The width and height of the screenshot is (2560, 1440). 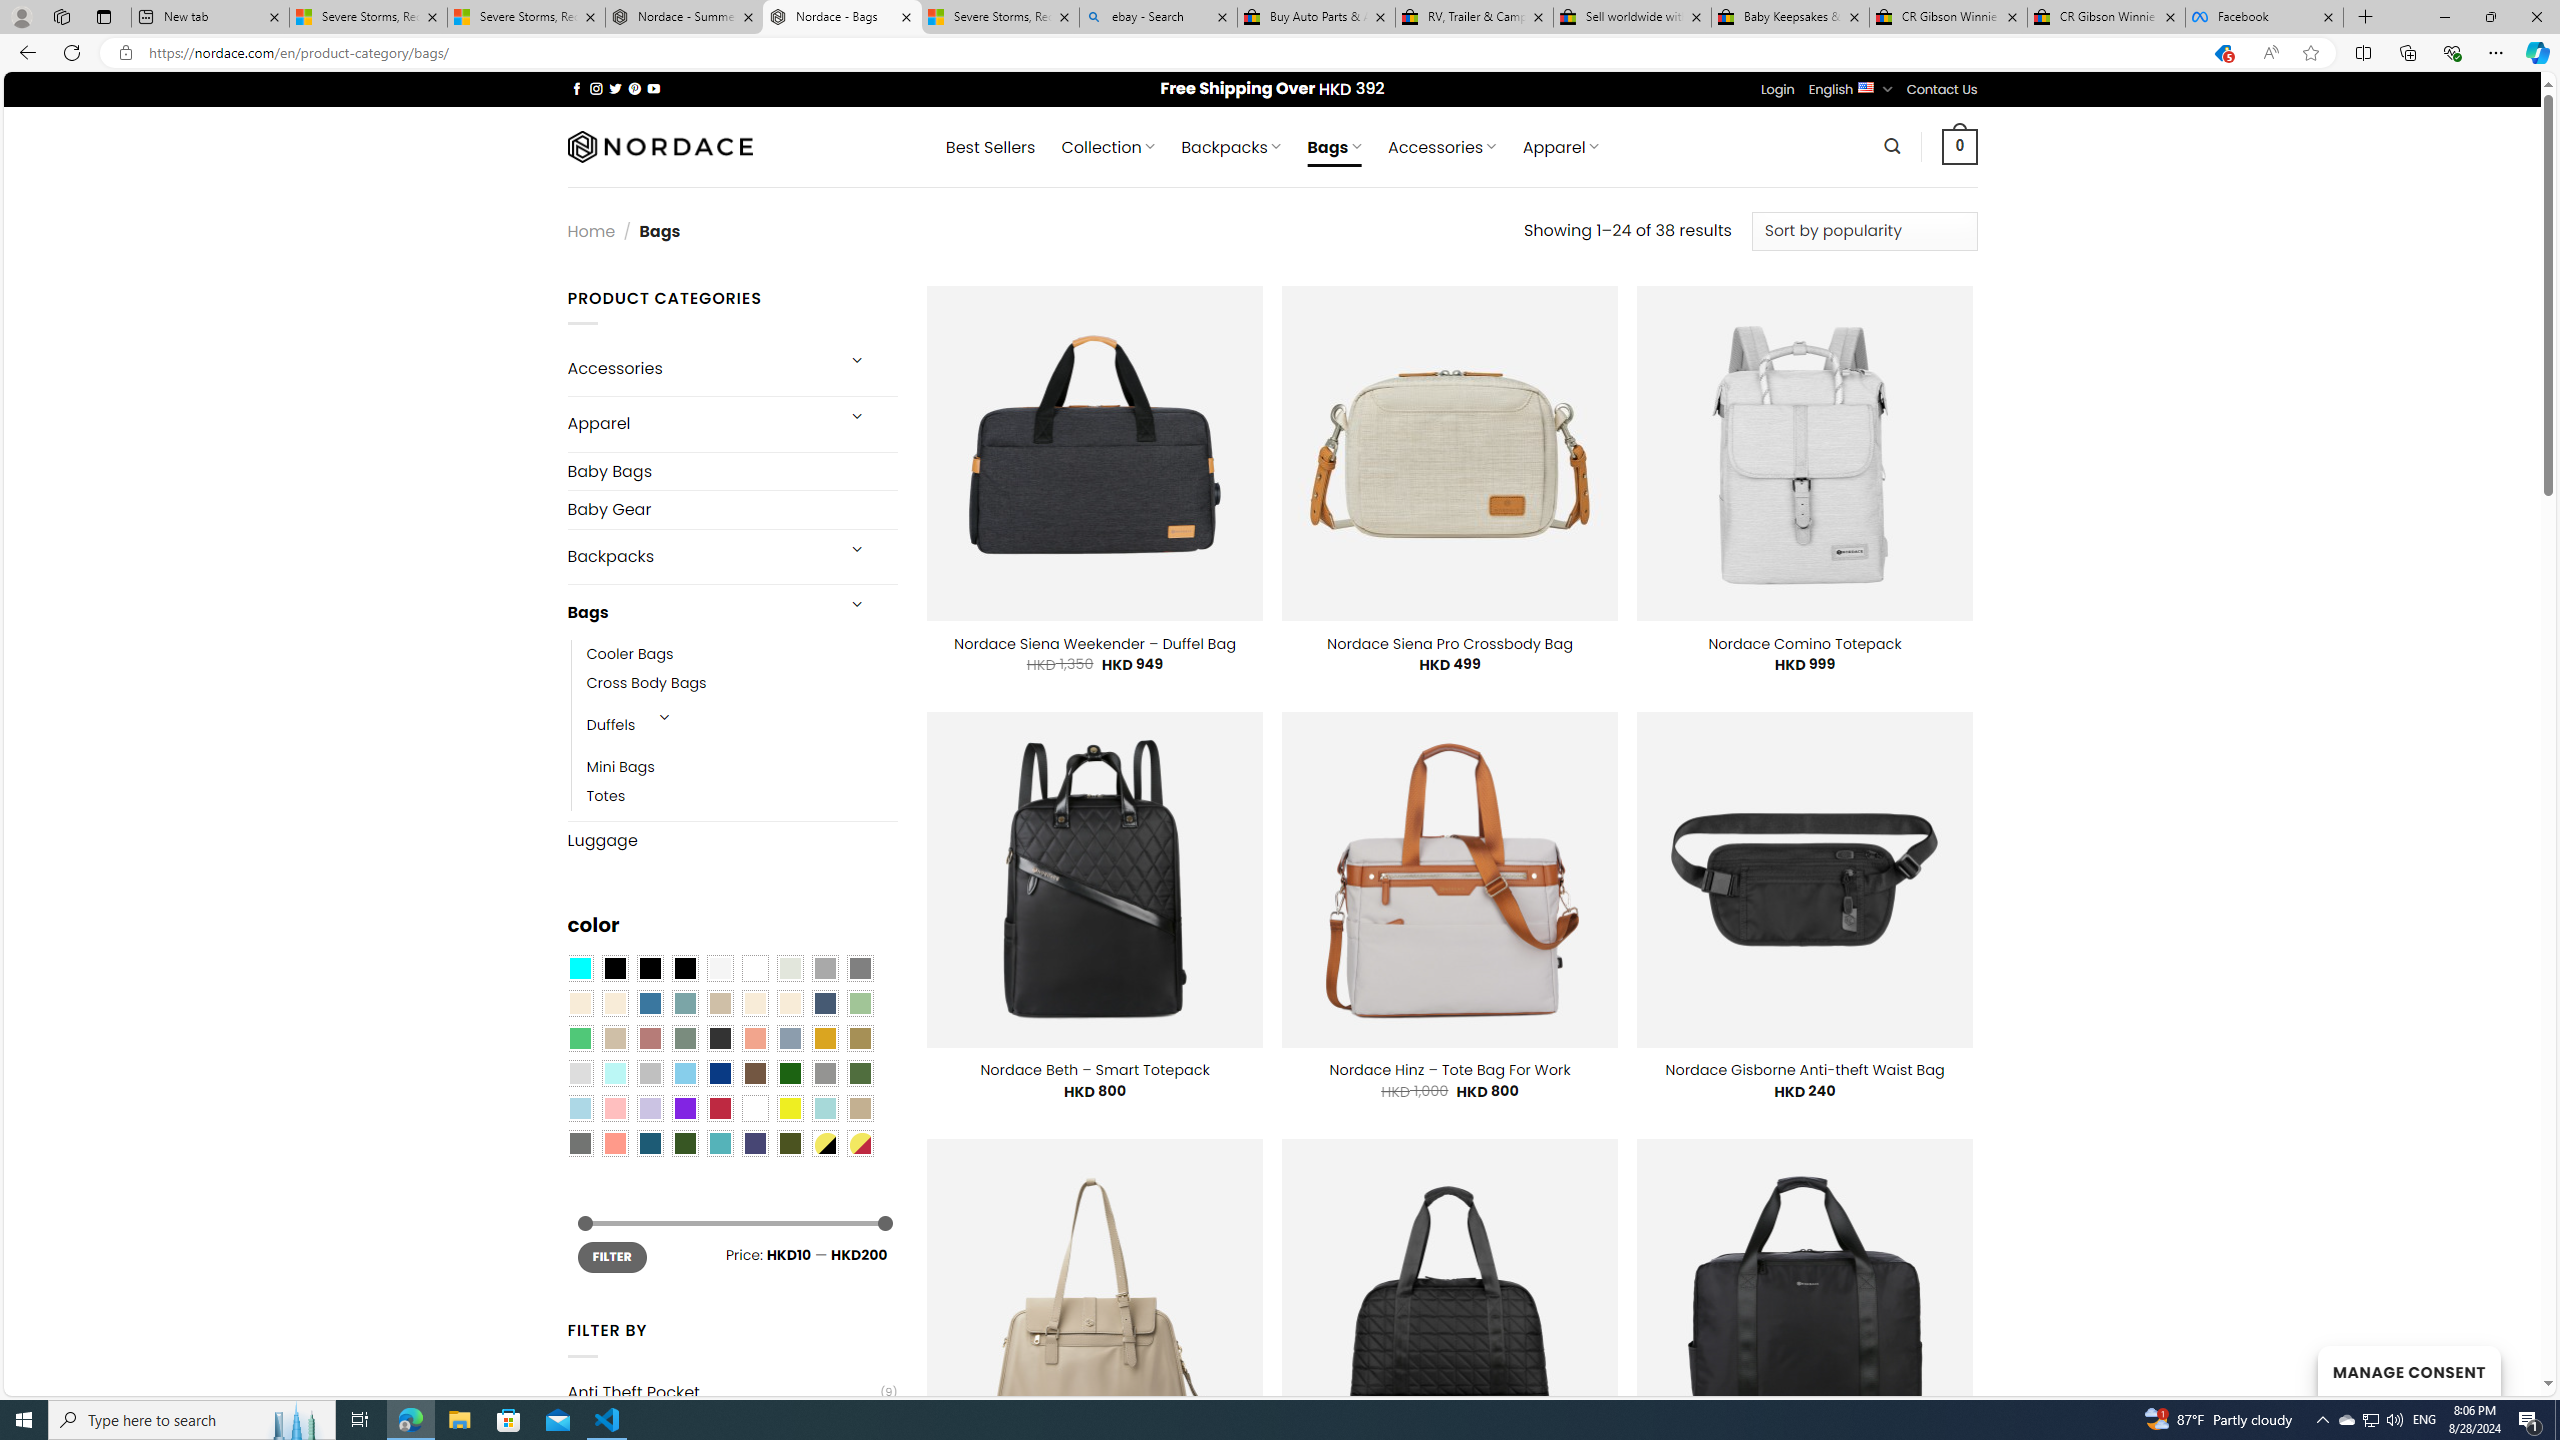 I want to click on 'Light Purple', so click(x=649, y=1107).